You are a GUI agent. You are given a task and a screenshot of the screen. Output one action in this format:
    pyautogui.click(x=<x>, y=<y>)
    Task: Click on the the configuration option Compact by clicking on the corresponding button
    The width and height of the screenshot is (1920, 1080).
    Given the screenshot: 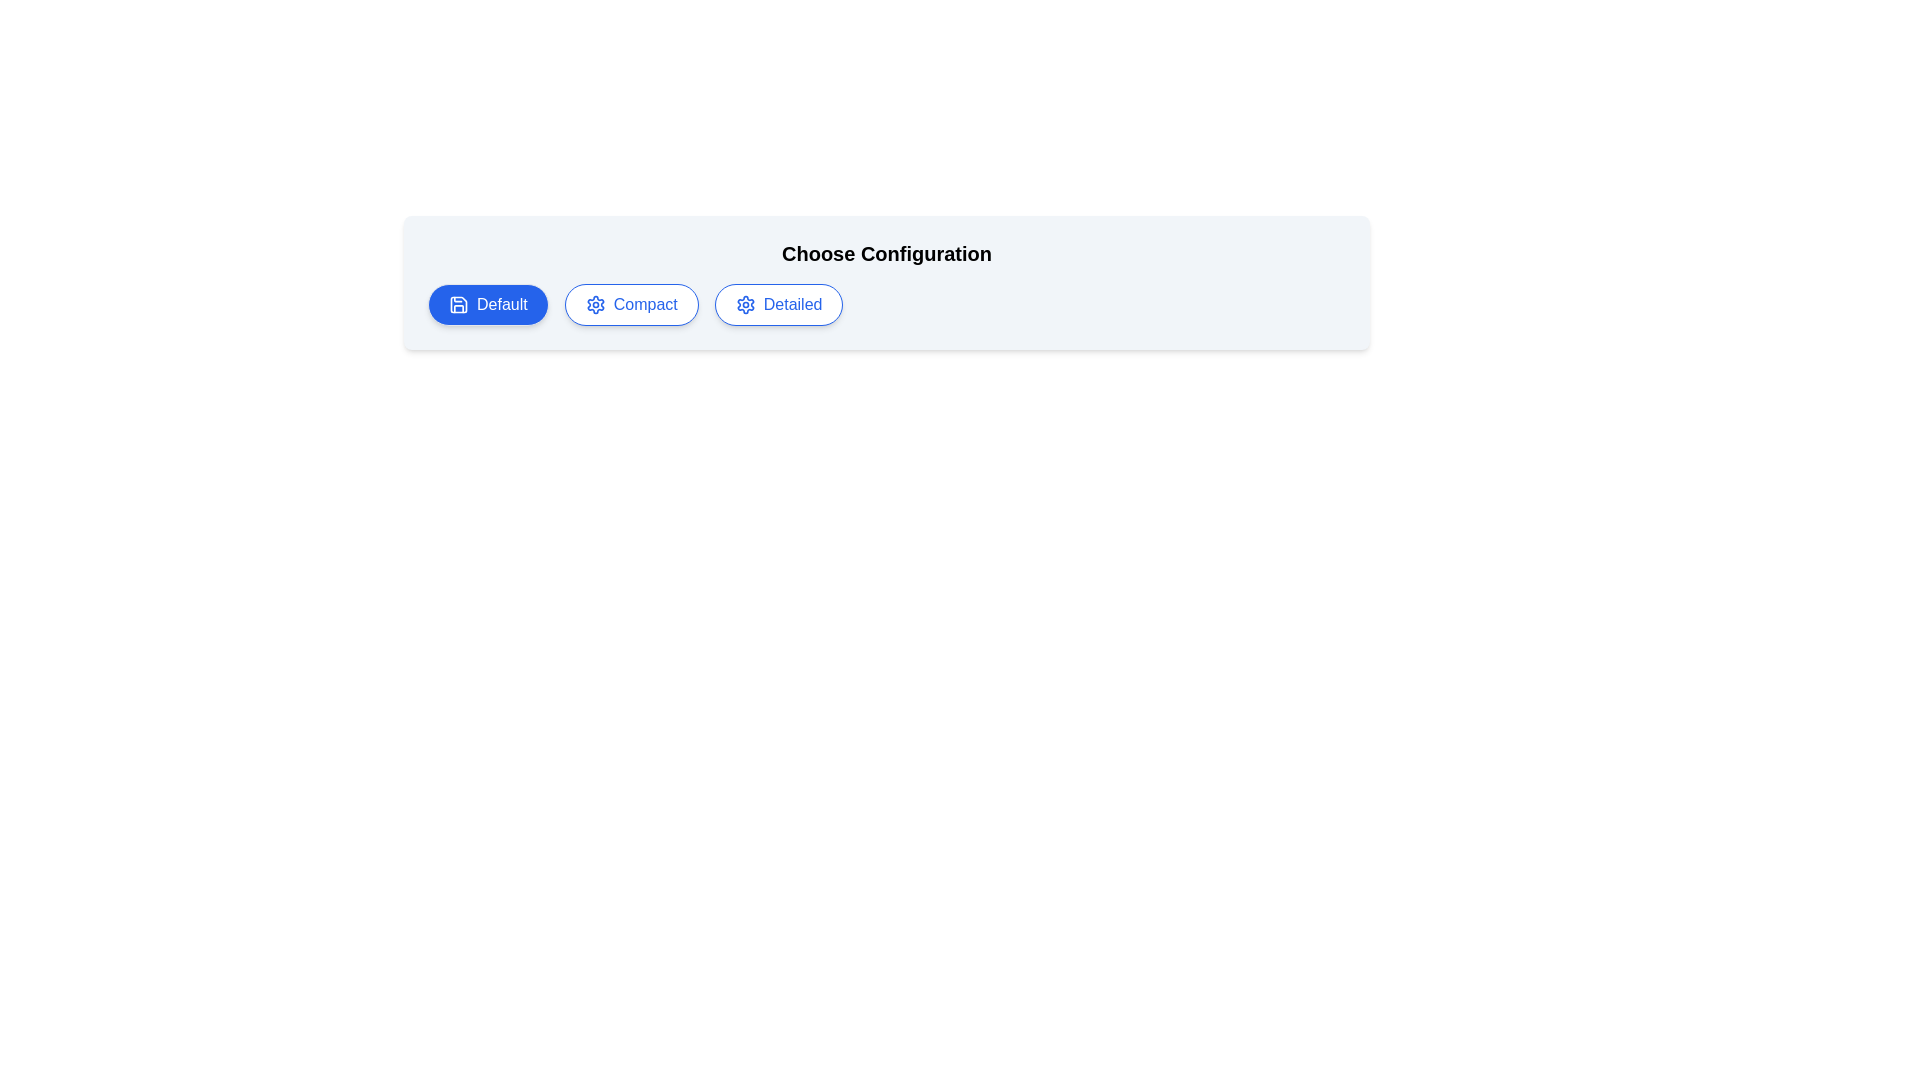 What is the action you would take?
    pyautogui.click(x=630, y=304)
    